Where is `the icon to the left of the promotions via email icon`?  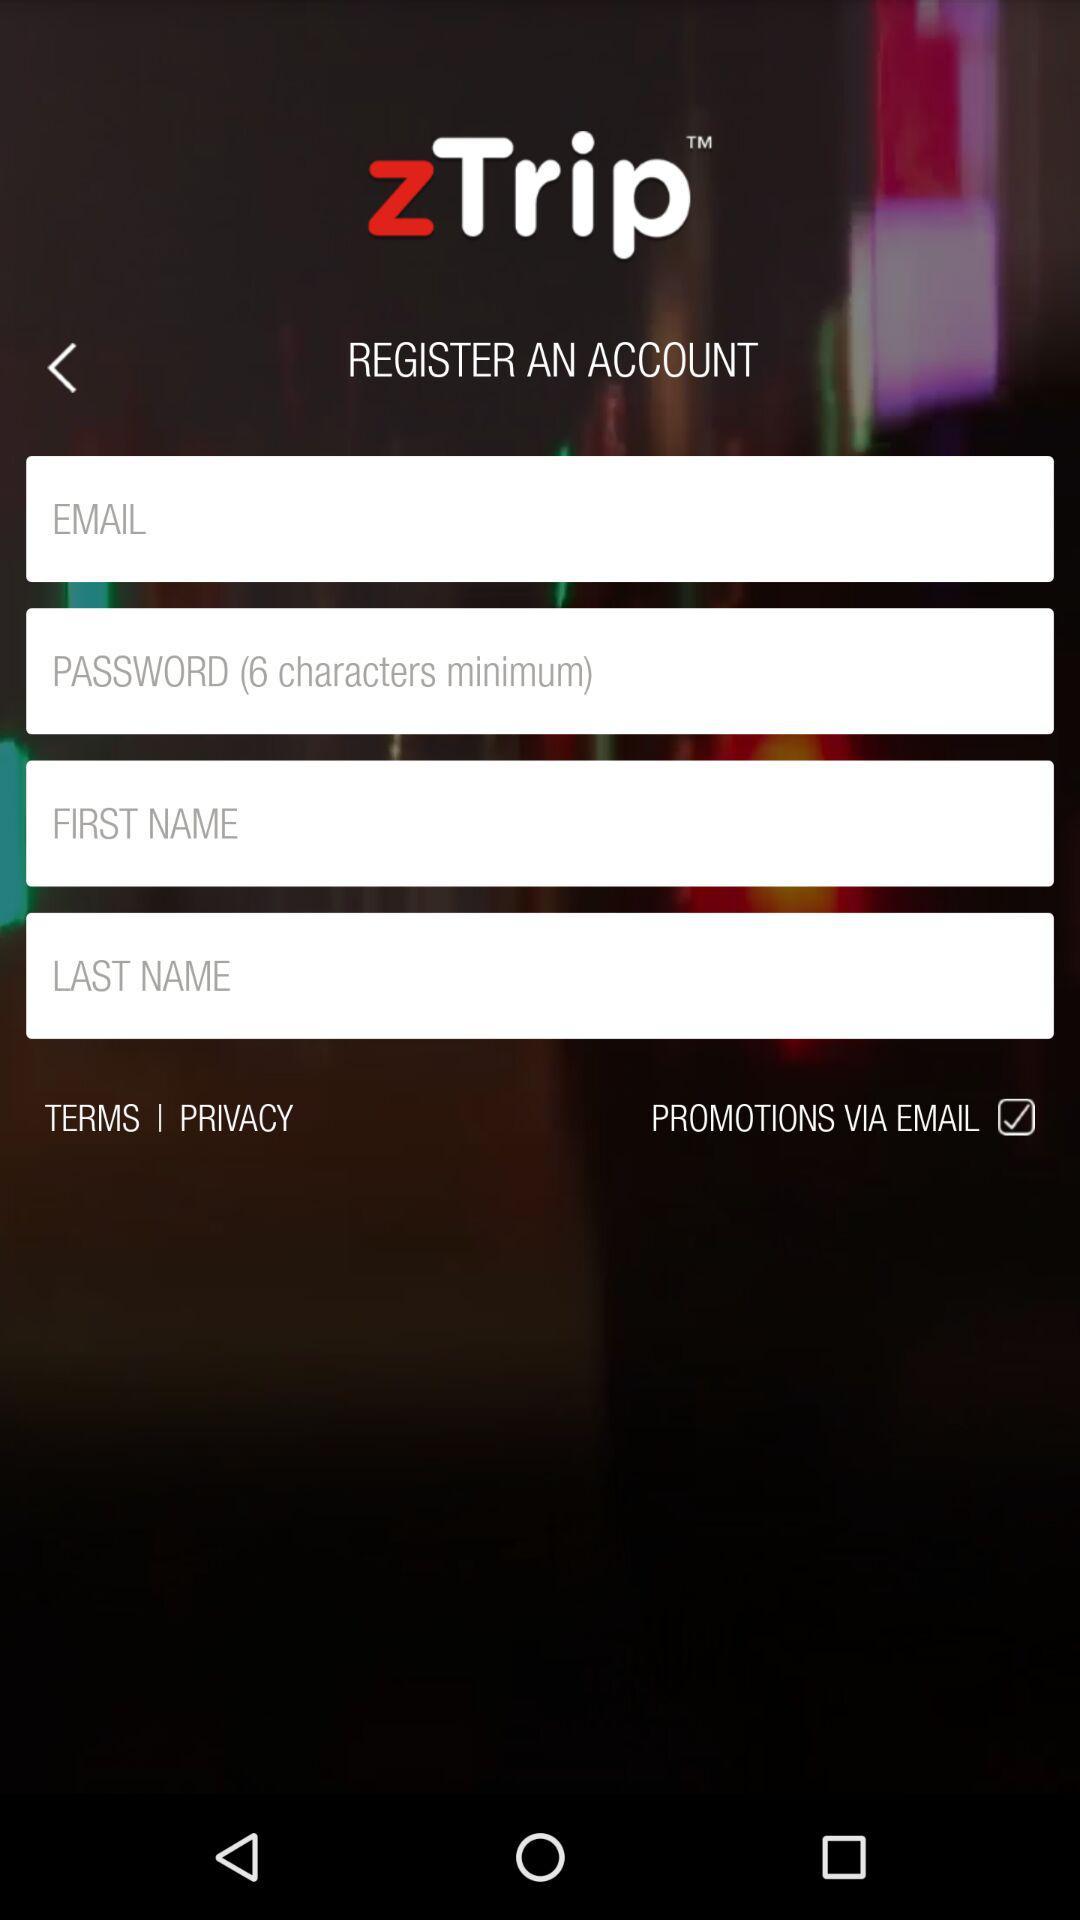
the icon to the left of the promotions via email icon is located at coordinates (235, 1116).